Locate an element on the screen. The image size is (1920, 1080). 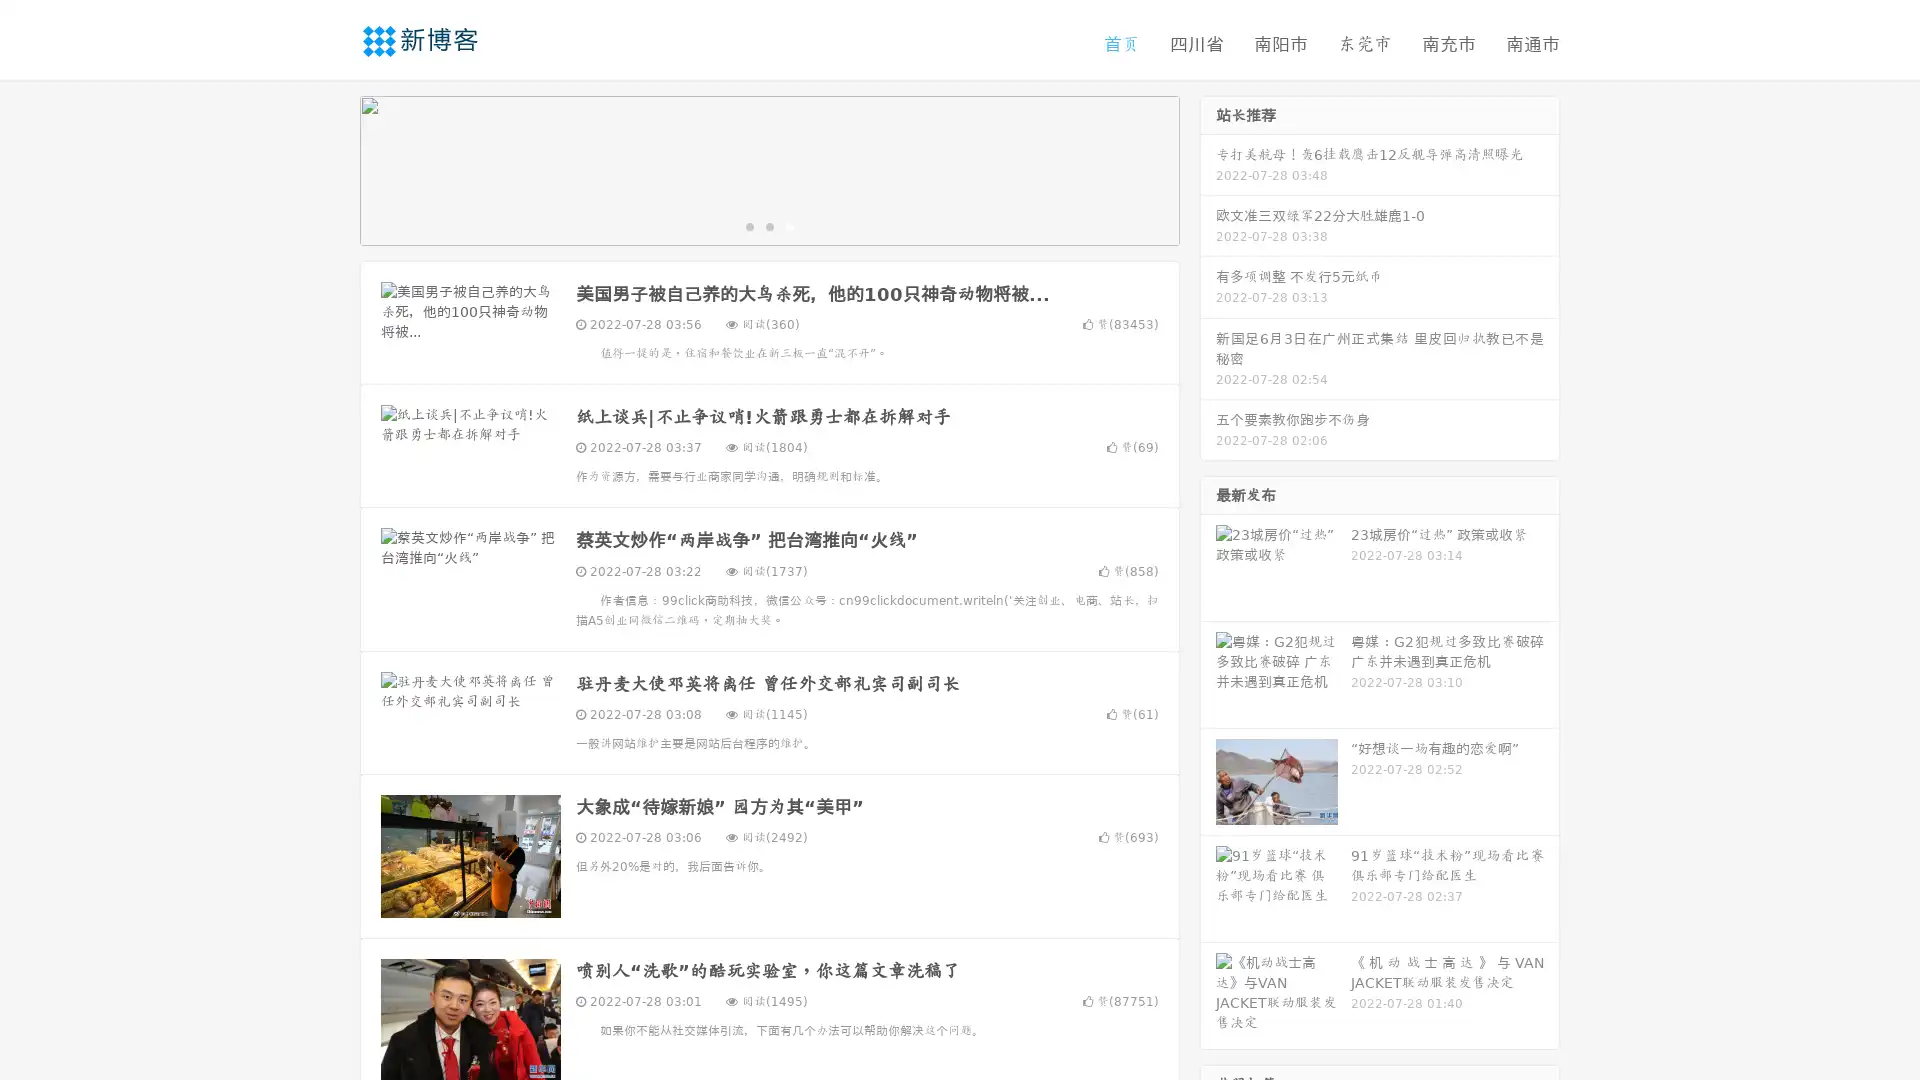
Go to slide 2 is located at coordinates (768, 225).